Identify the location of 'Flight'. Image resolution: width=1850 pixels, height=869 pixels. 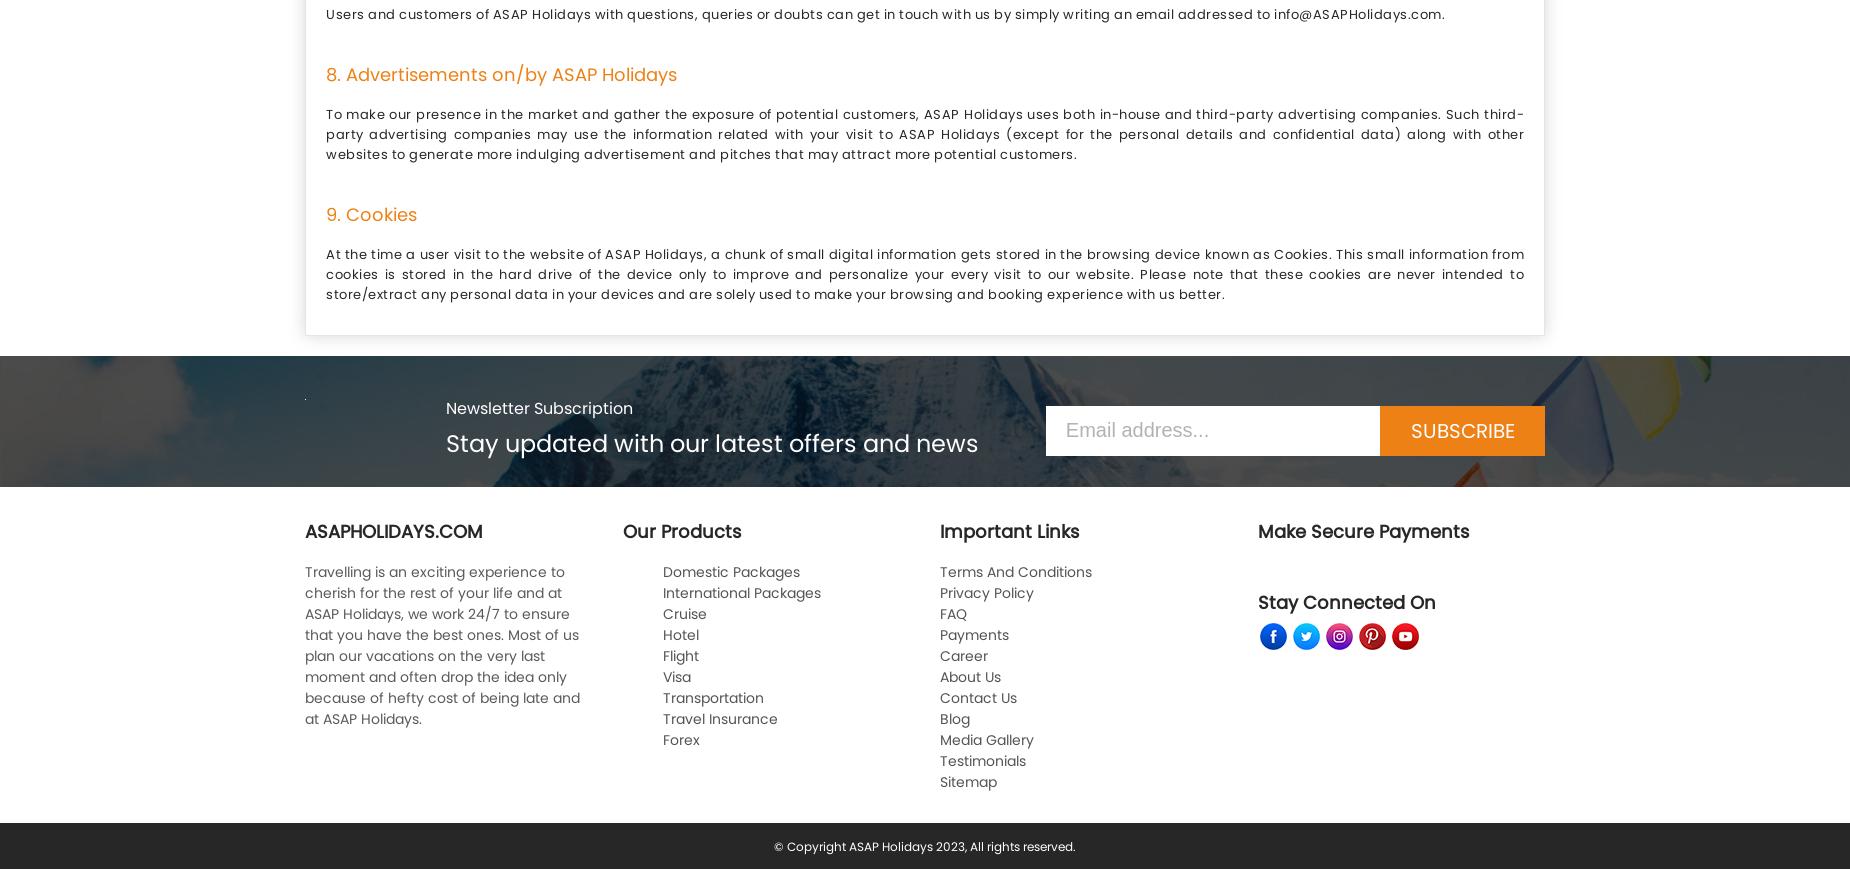
(680, 654).